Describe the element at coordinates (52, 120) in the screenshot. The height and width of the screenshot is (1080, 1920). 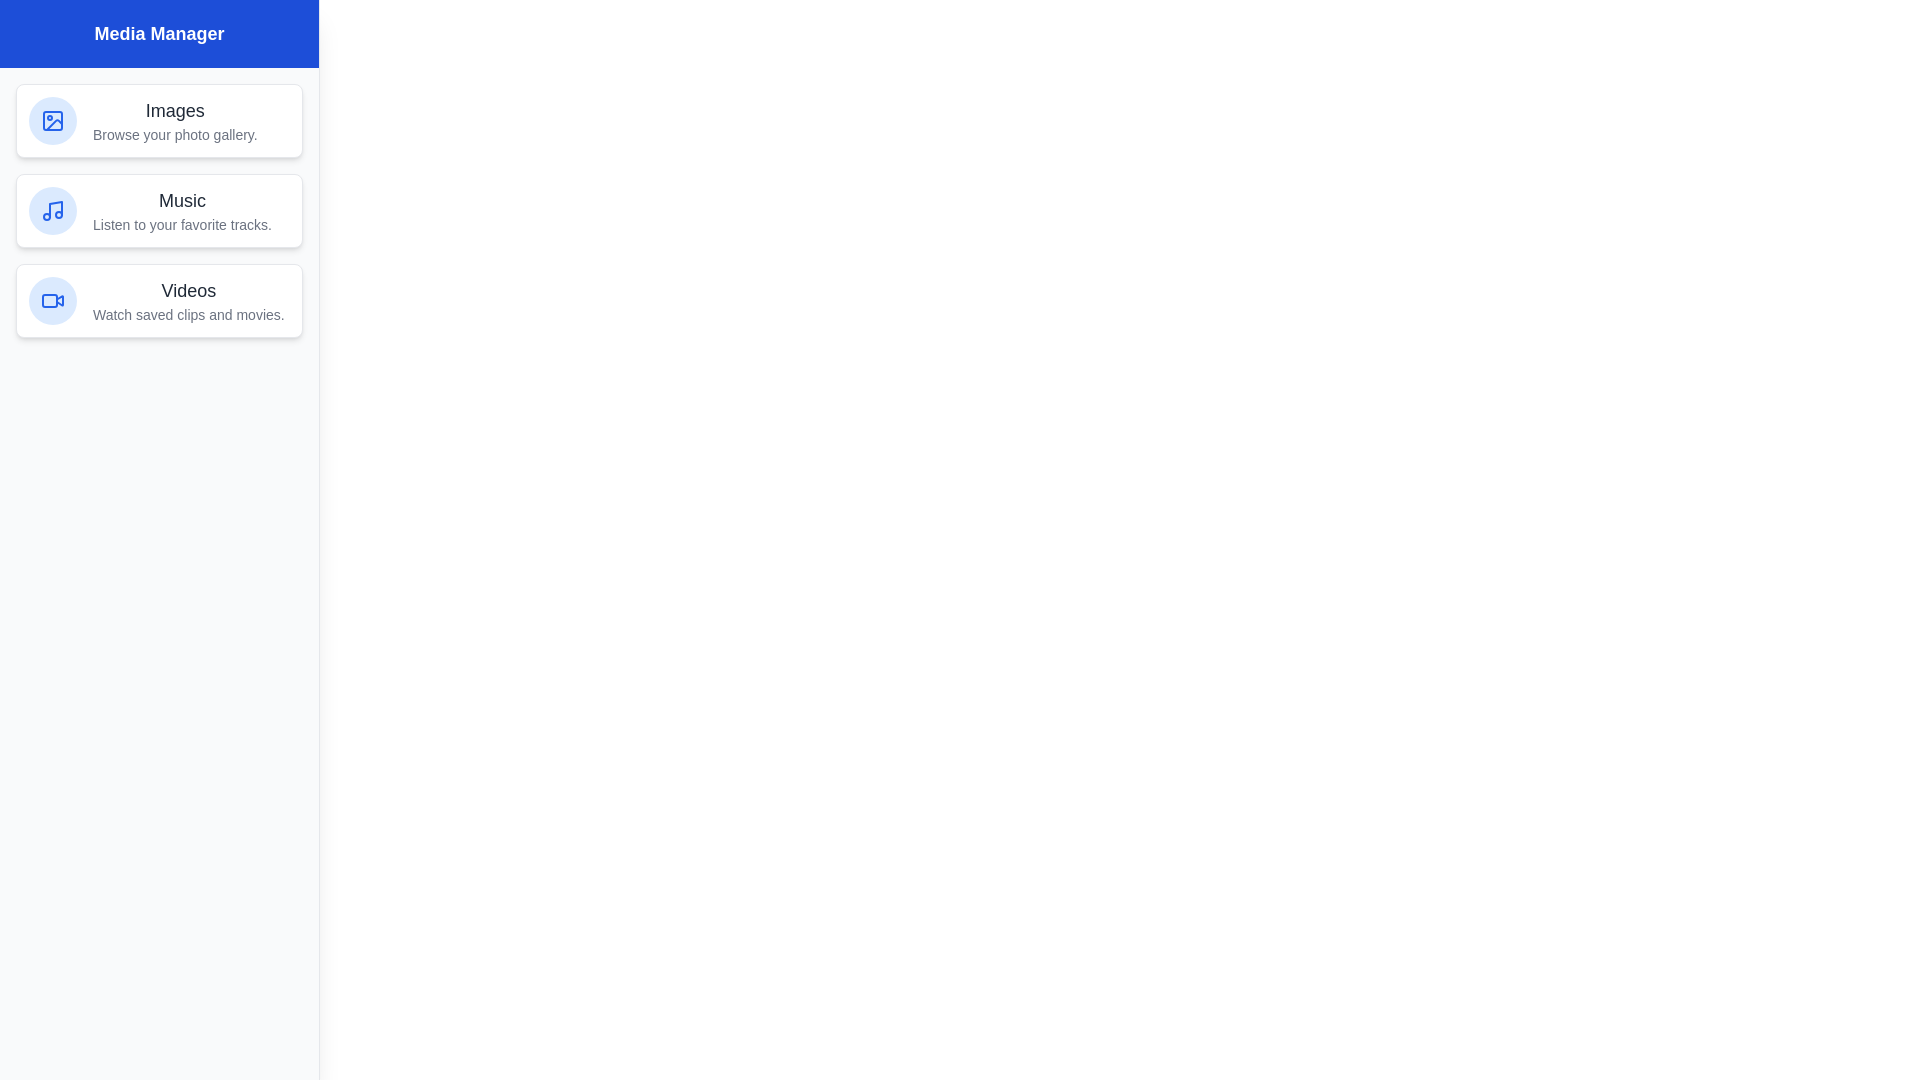
I see `the icon of the Images media section` at that location.